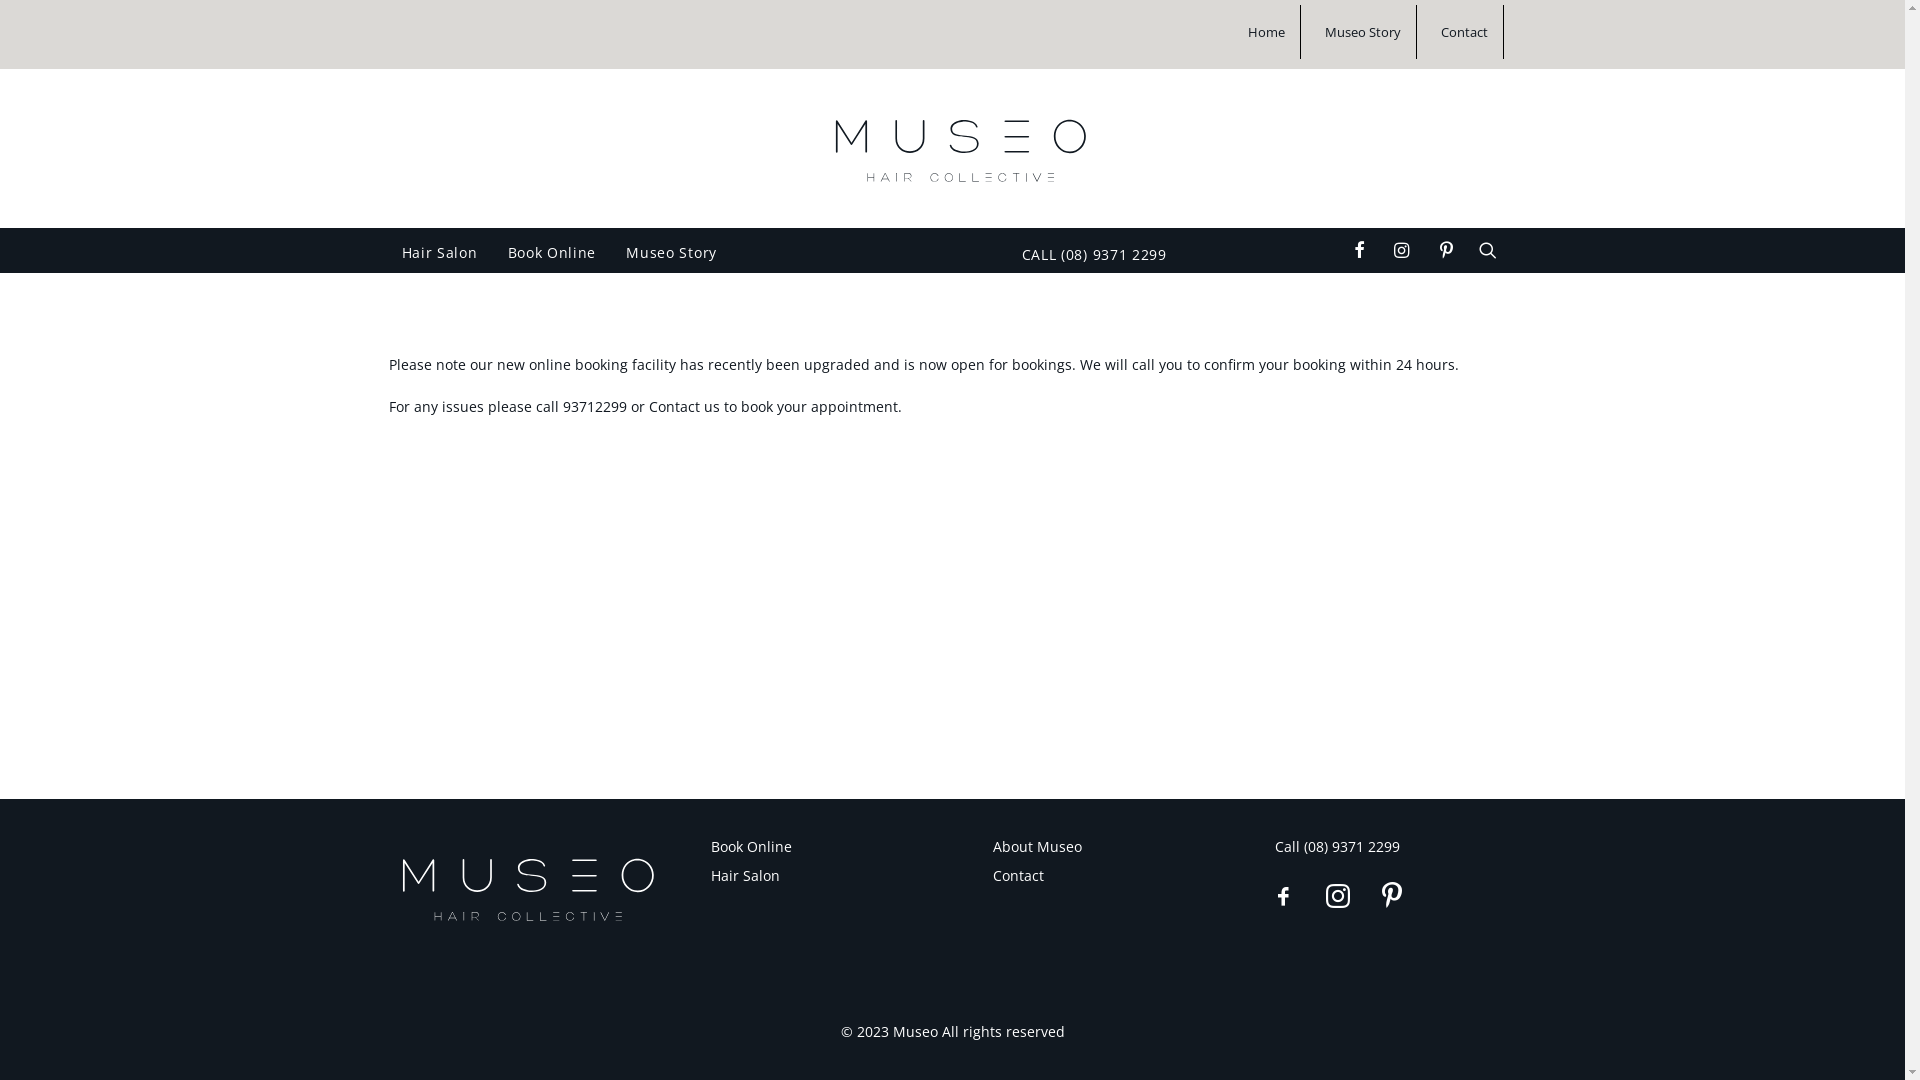 This screenshot has height=1080, width=1920. I want to click on 'About Museo', so click(1036, 846).